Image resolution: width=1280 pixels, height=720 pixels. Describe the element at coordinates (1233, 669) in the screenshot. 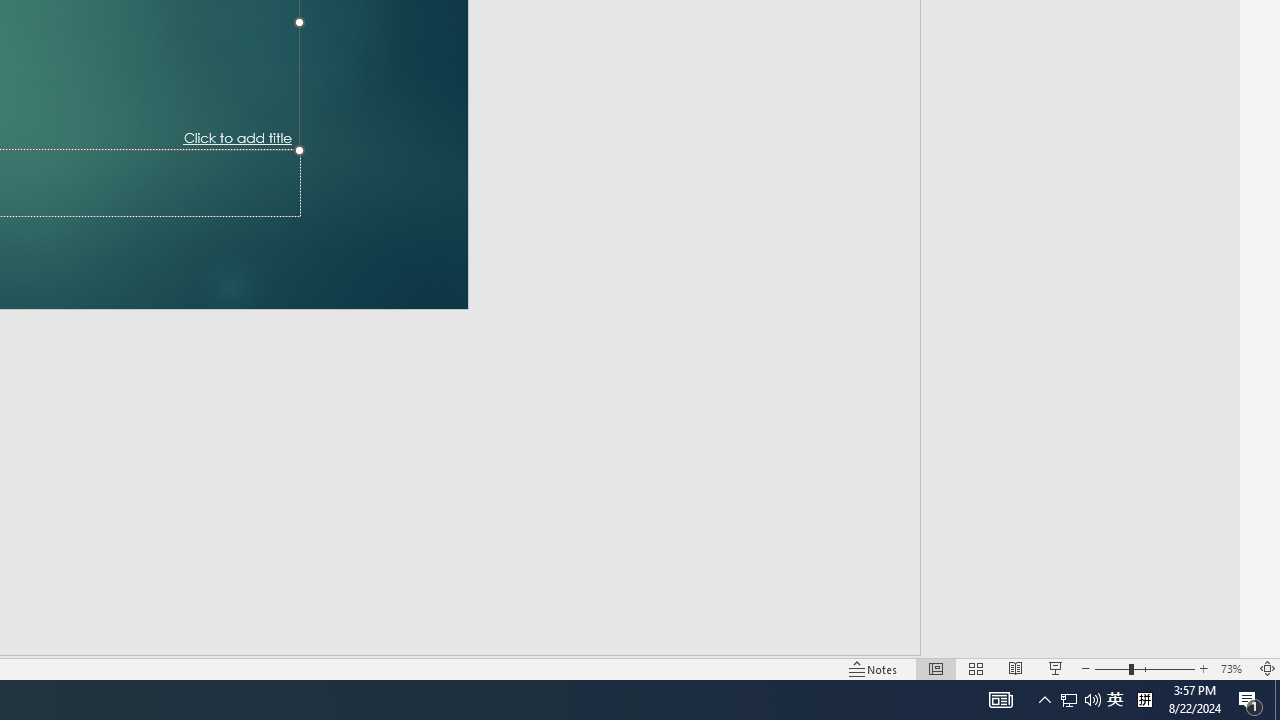

I see `'Zoom 73%'` at that location.